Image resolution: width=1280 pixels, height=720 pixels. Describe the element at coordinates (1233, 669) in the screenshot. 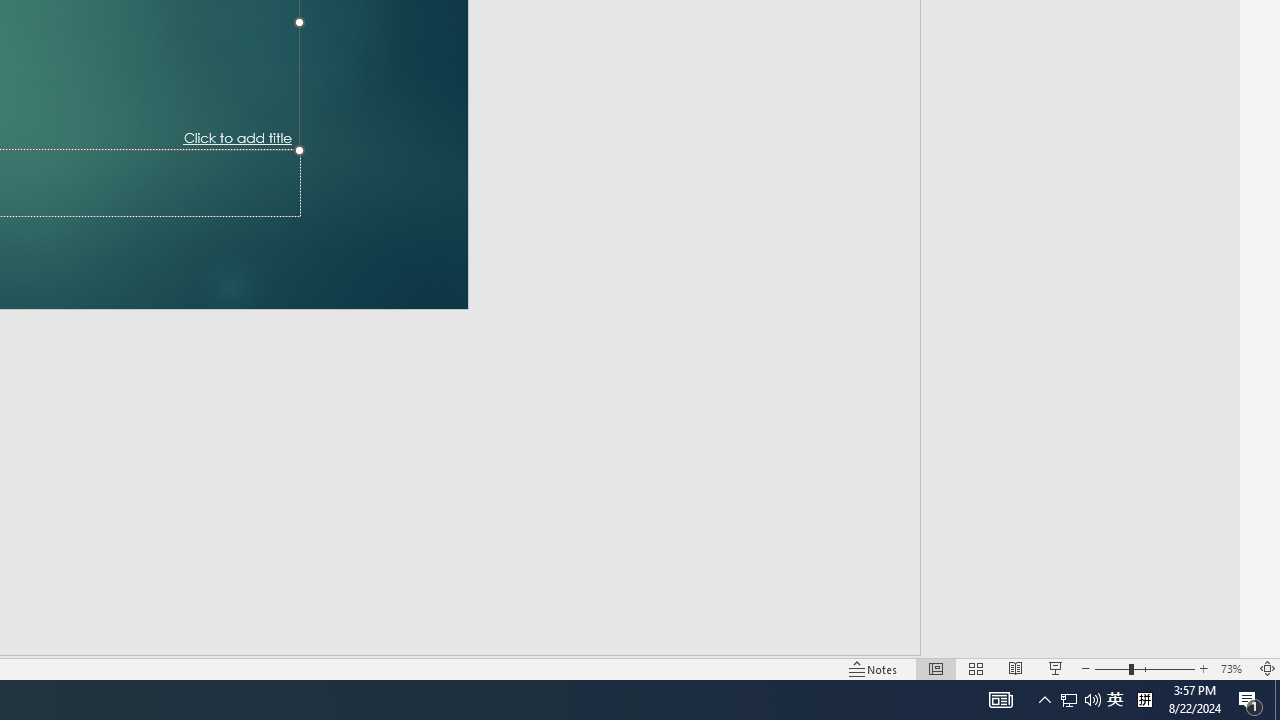

I see `'Zoom 73%'` at that location.